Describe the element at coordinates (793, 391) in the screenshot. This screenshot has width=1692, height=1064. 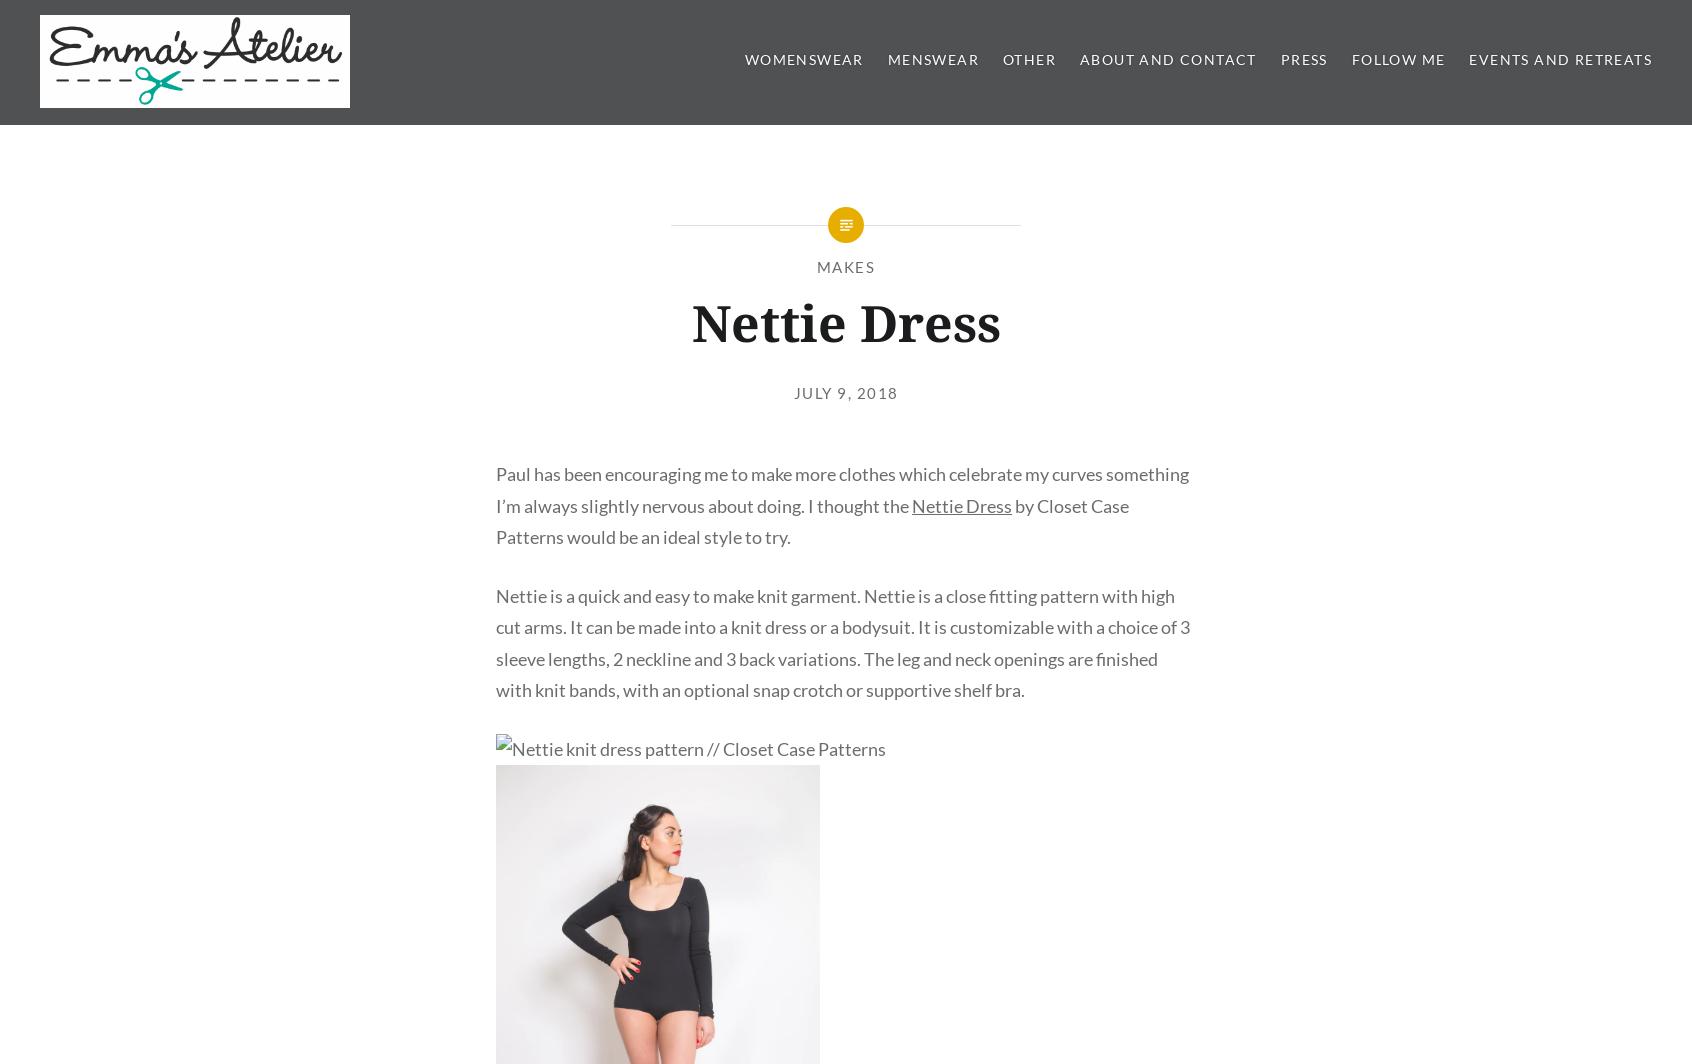
I see `'July 9, 2018'` at that location.